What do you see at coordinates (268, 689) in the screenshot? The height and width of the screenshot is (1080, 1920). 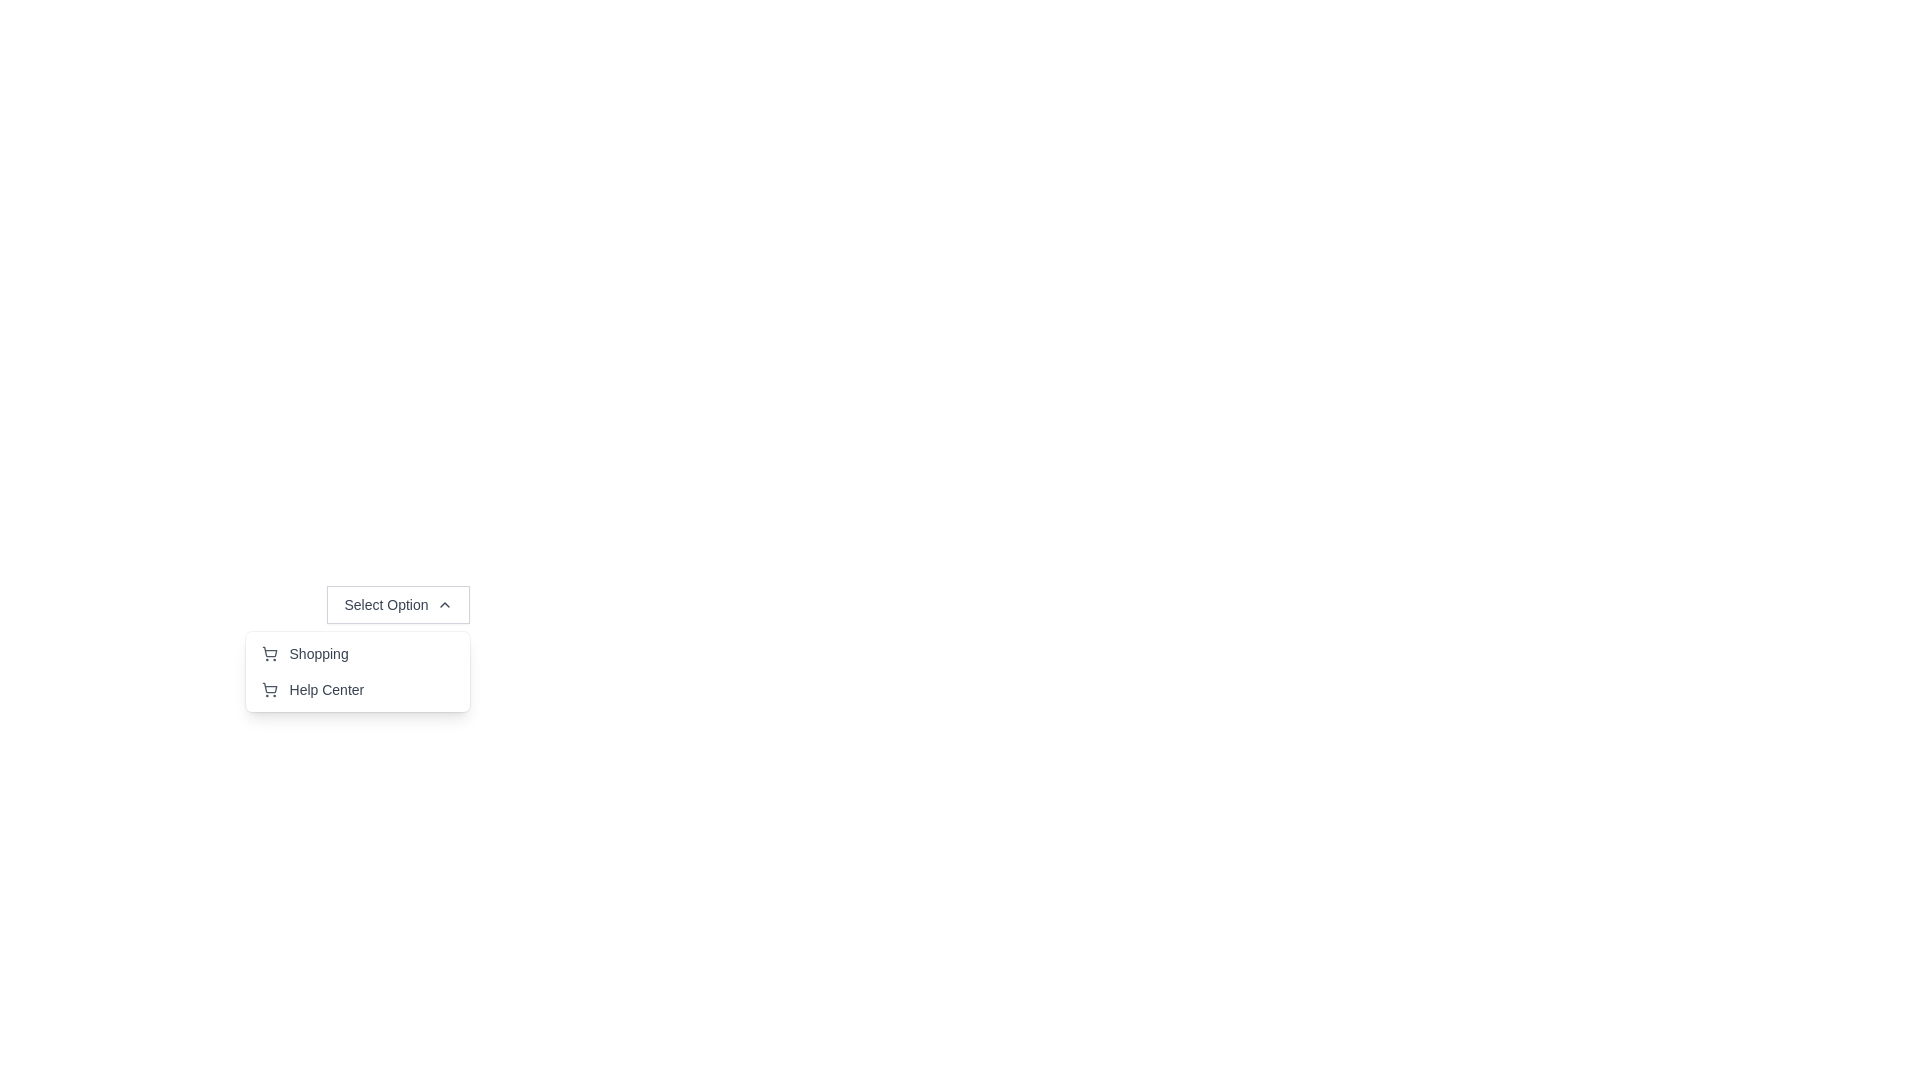 I see `the small shopping cart icon, which is dark gray line art with two circles at the bottom representing wheels, located to the left of the 'Help Center' label in the dropdown menu` at bounding box center [268, 689].